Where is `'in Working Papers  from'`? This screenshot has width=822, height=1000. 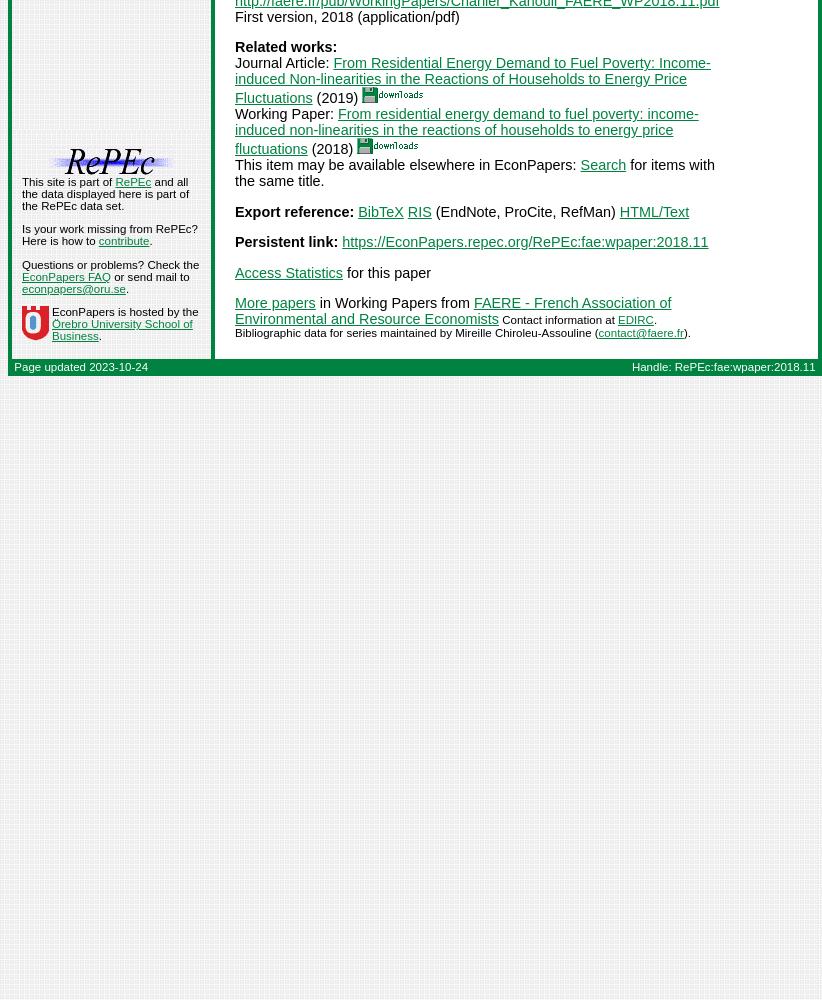 'in Working Papers  from' is located at coordinates (393, 302).